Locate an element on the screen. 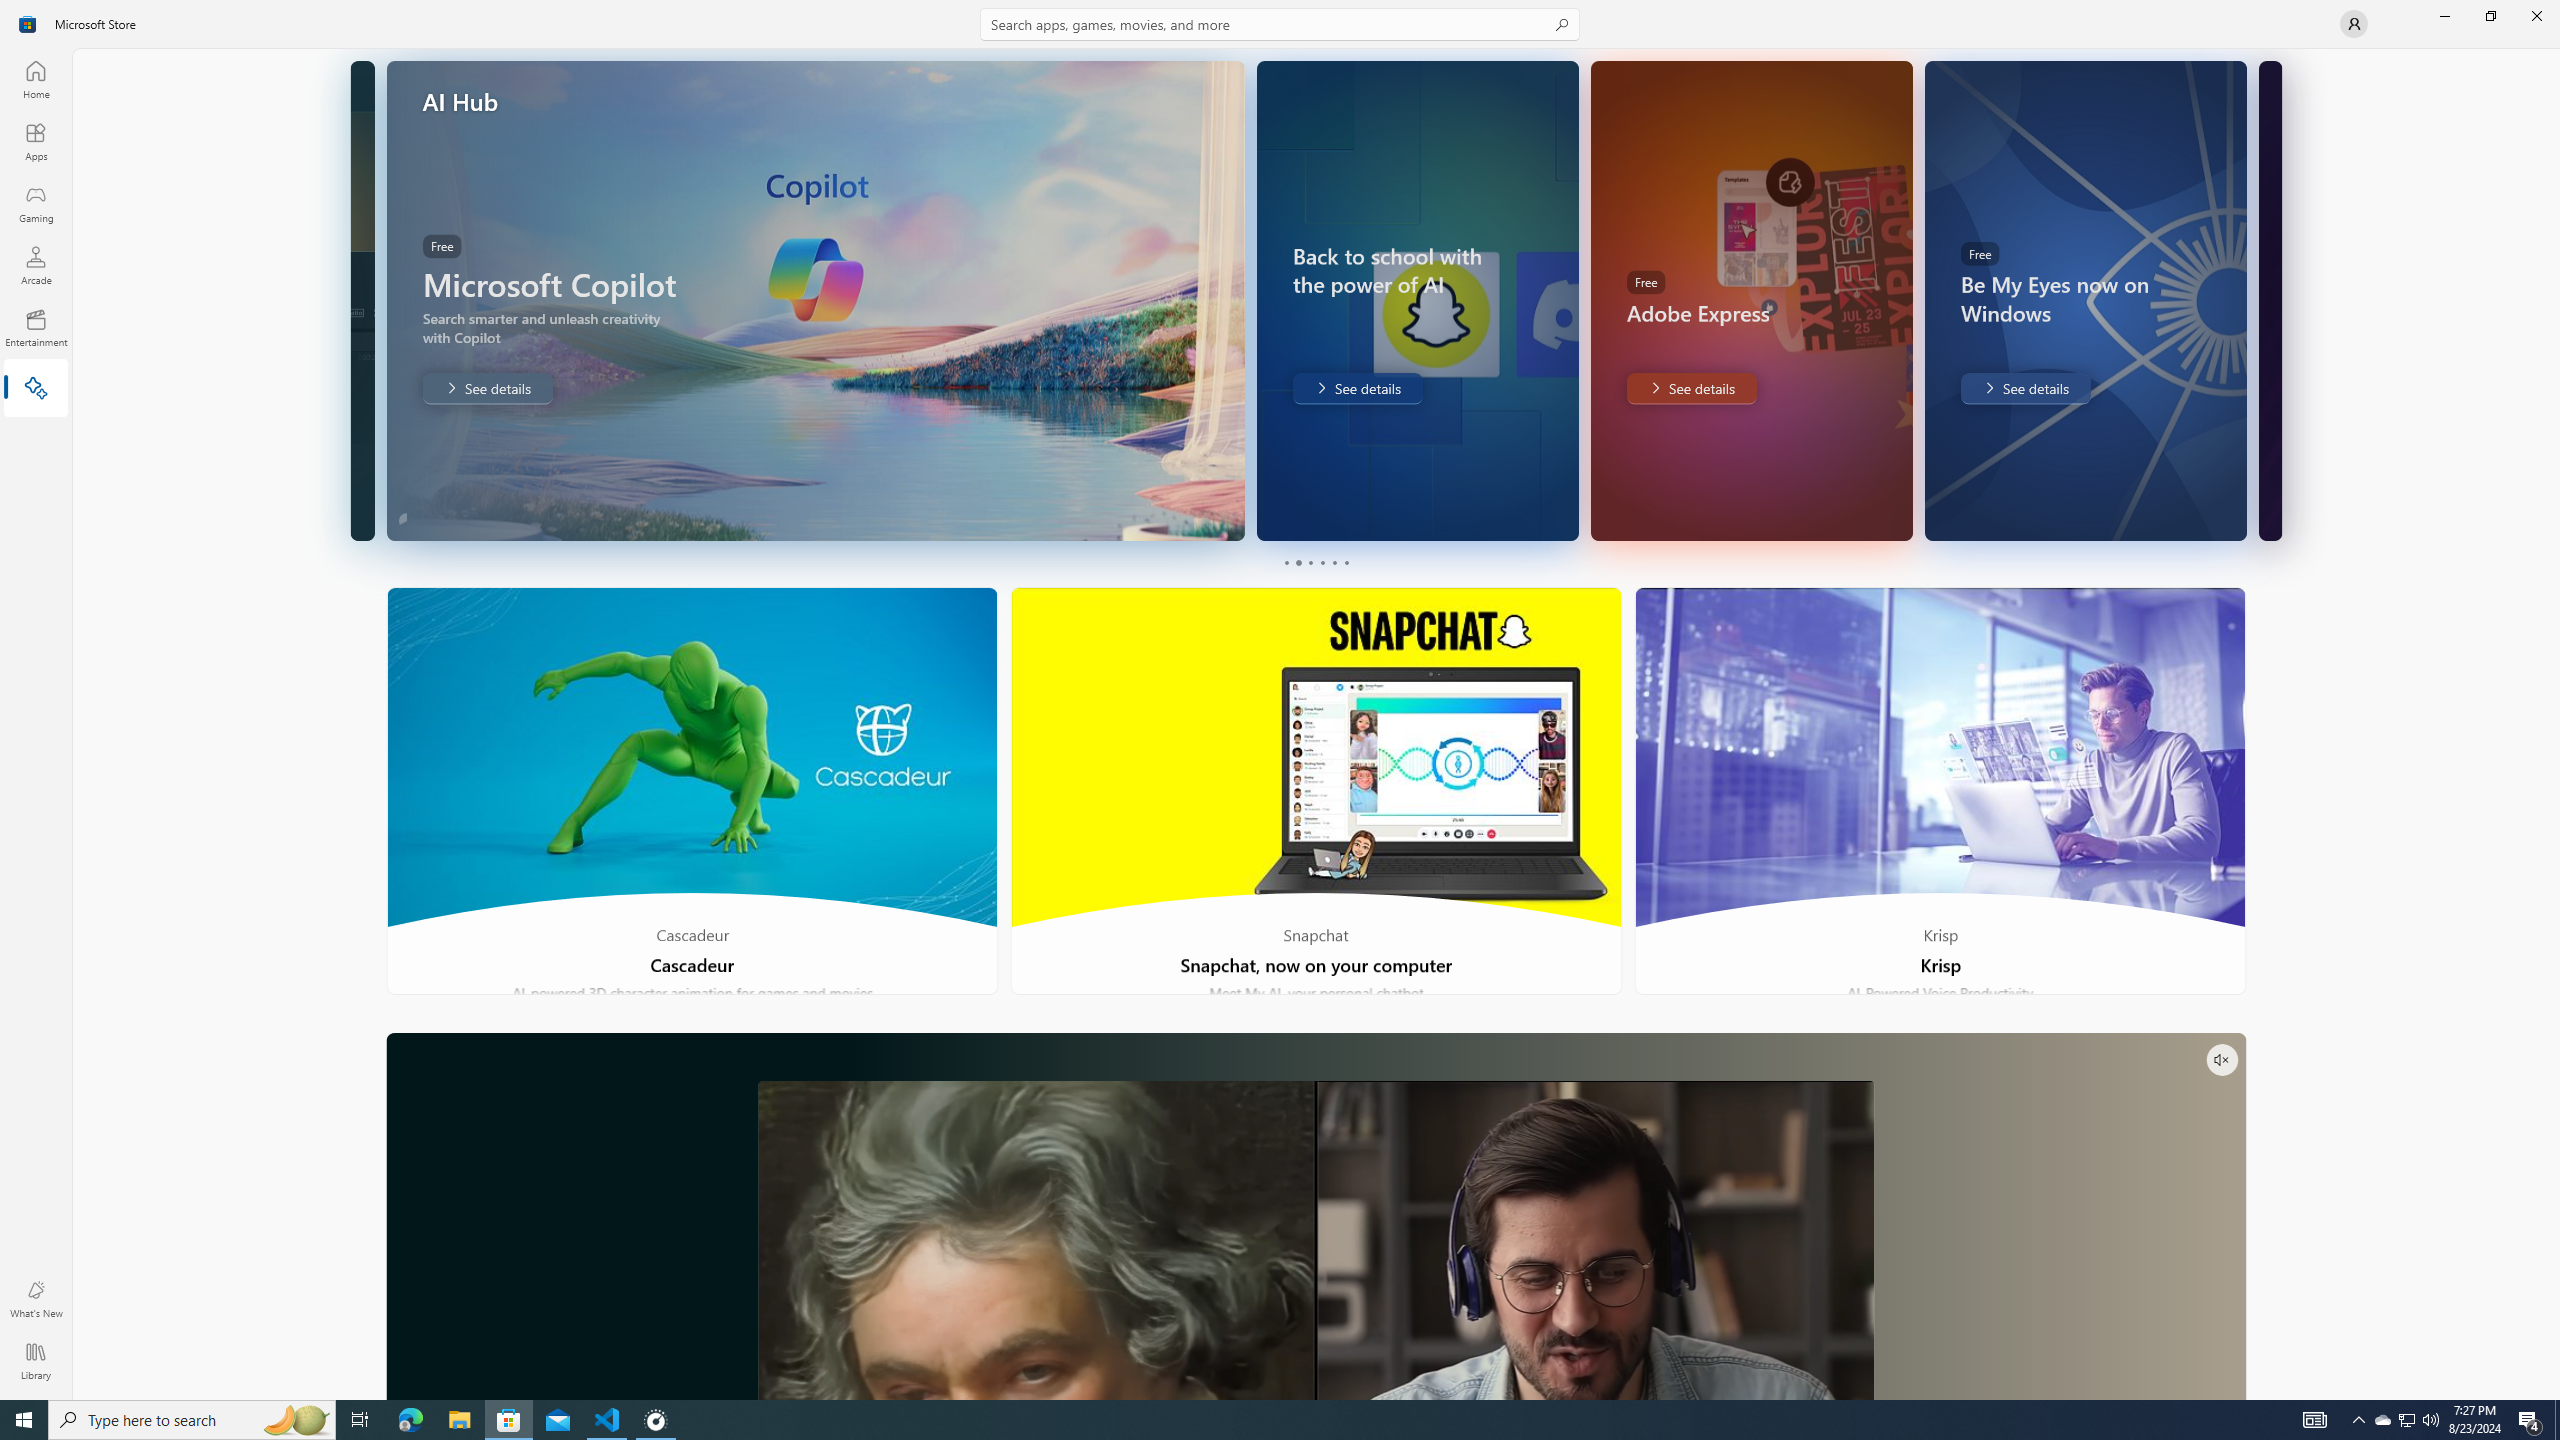  'Pager' is located at coordinates (1314, 562).